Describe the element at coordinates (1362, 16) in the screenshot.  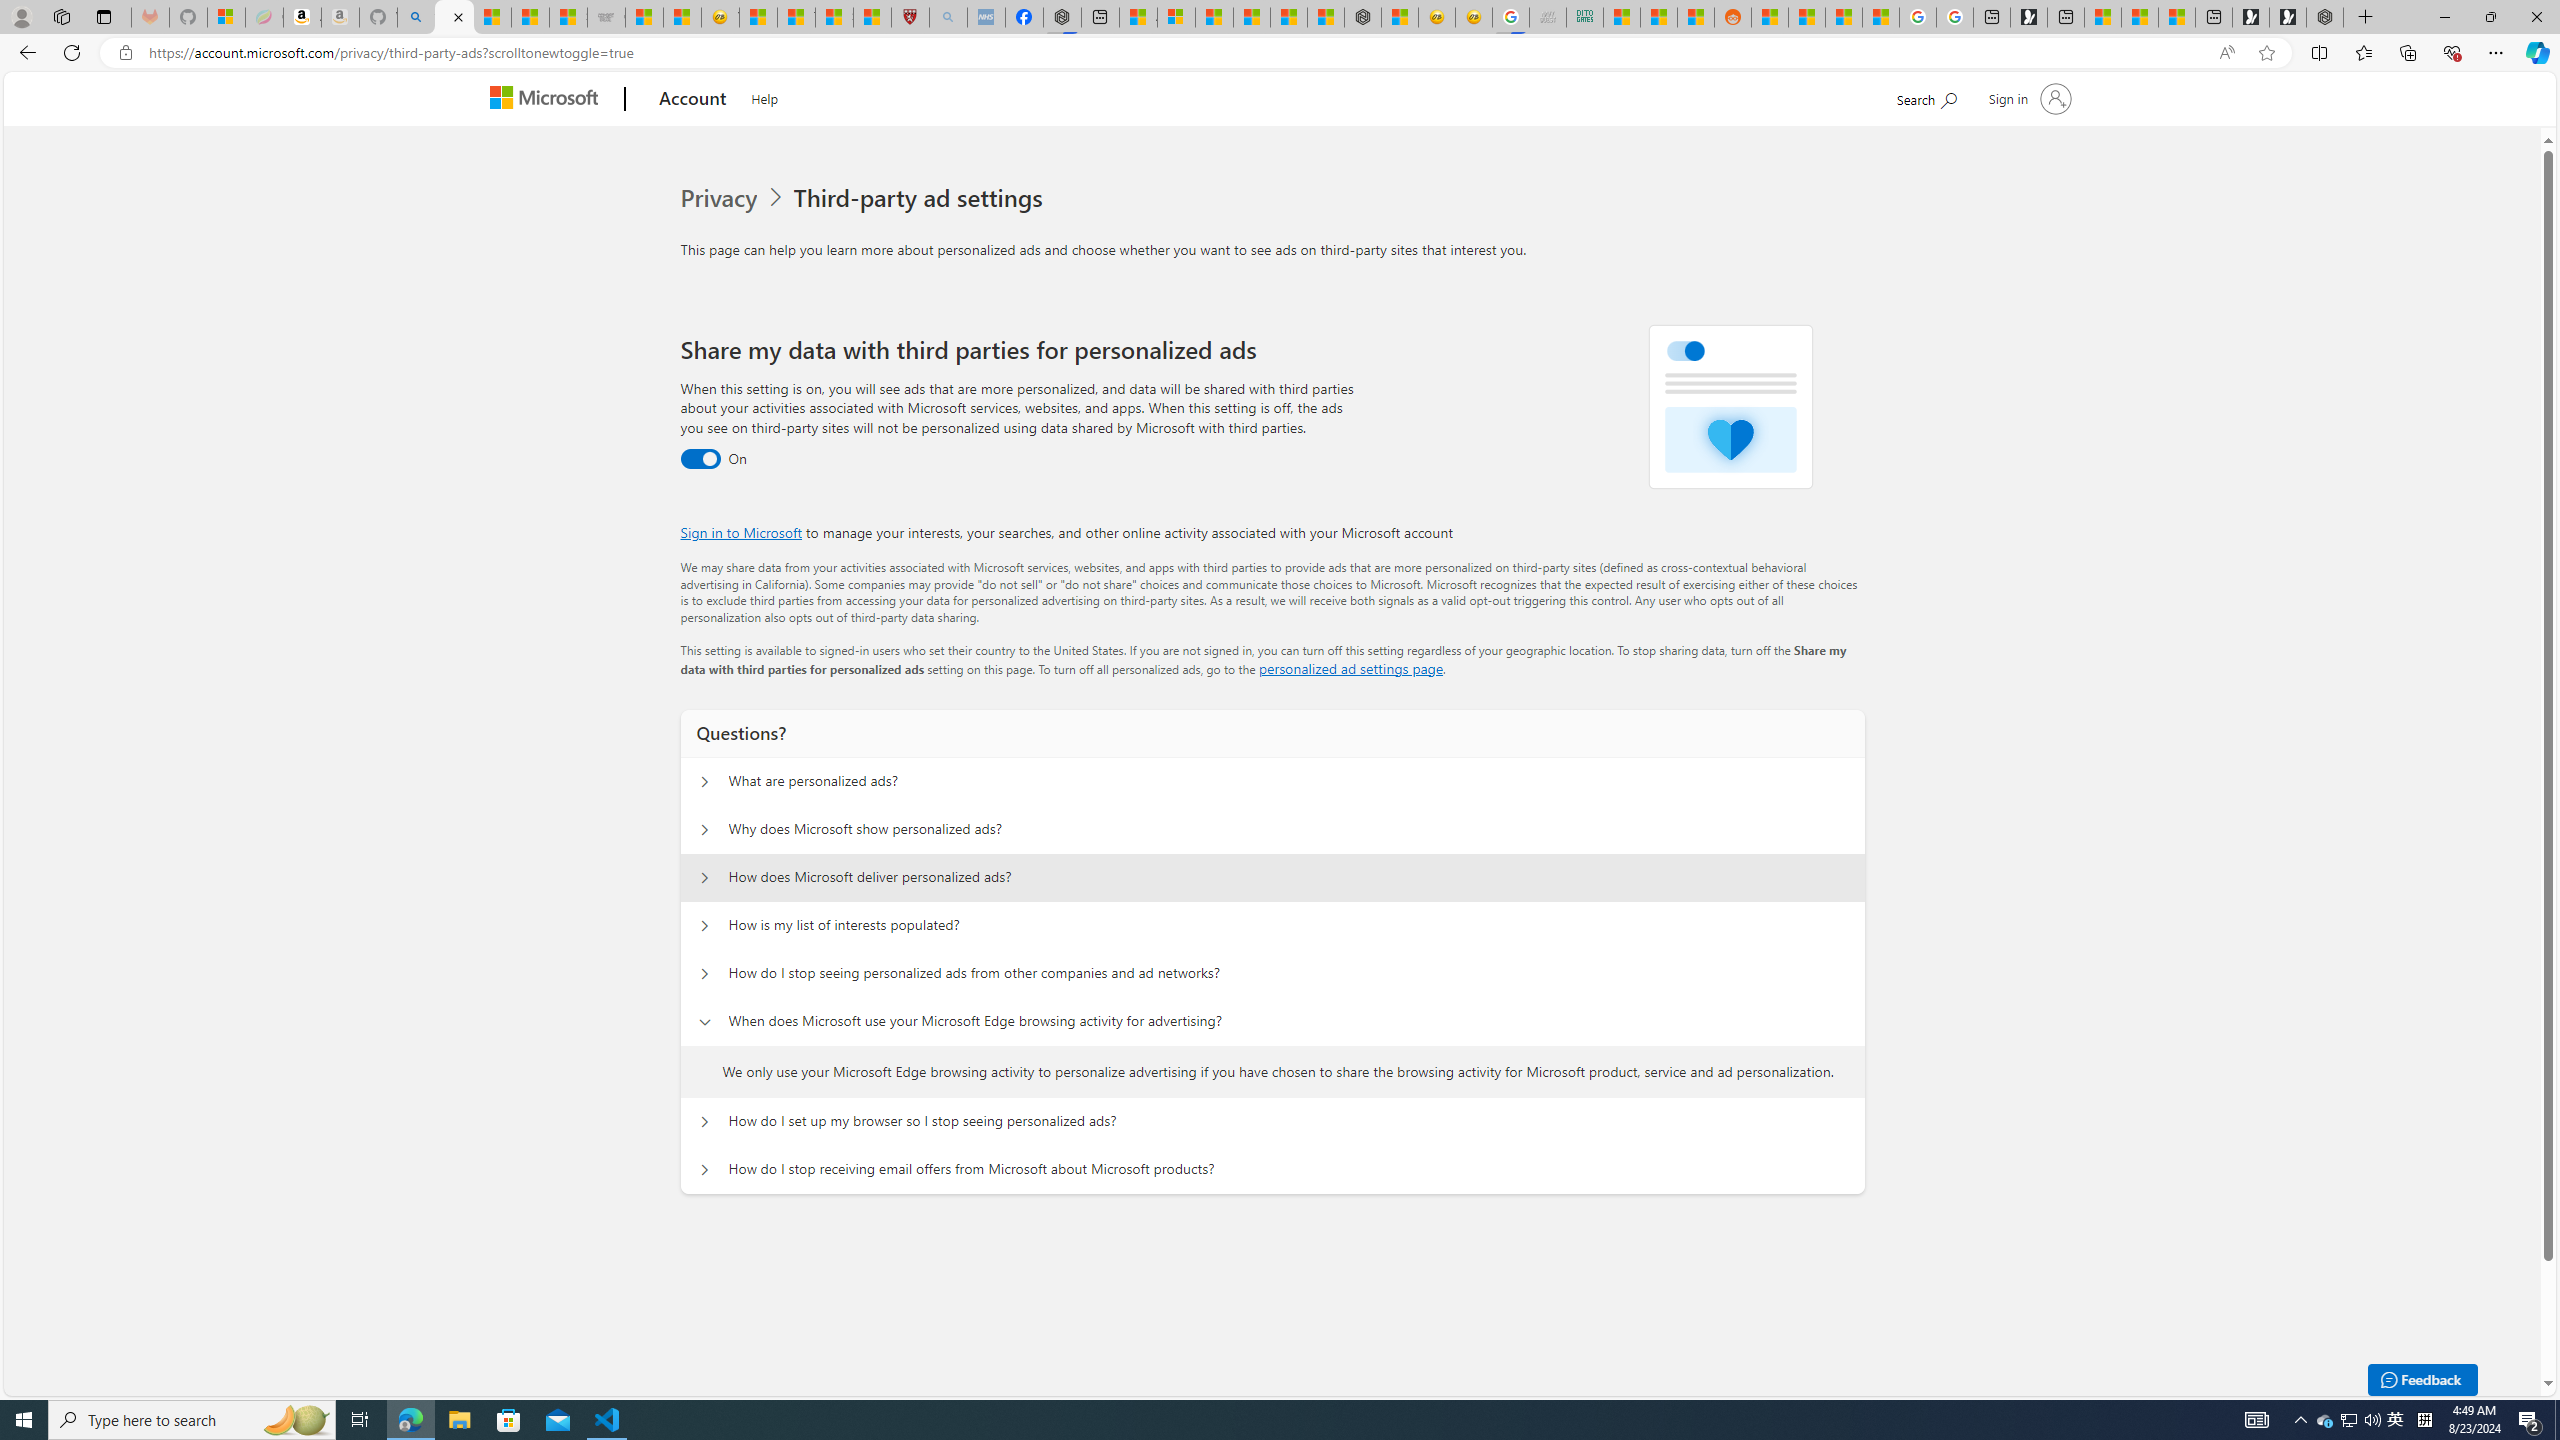
I see `'Nordace - #1 Japanese Best-Seller - Siena Smart Backpack'` at that location.